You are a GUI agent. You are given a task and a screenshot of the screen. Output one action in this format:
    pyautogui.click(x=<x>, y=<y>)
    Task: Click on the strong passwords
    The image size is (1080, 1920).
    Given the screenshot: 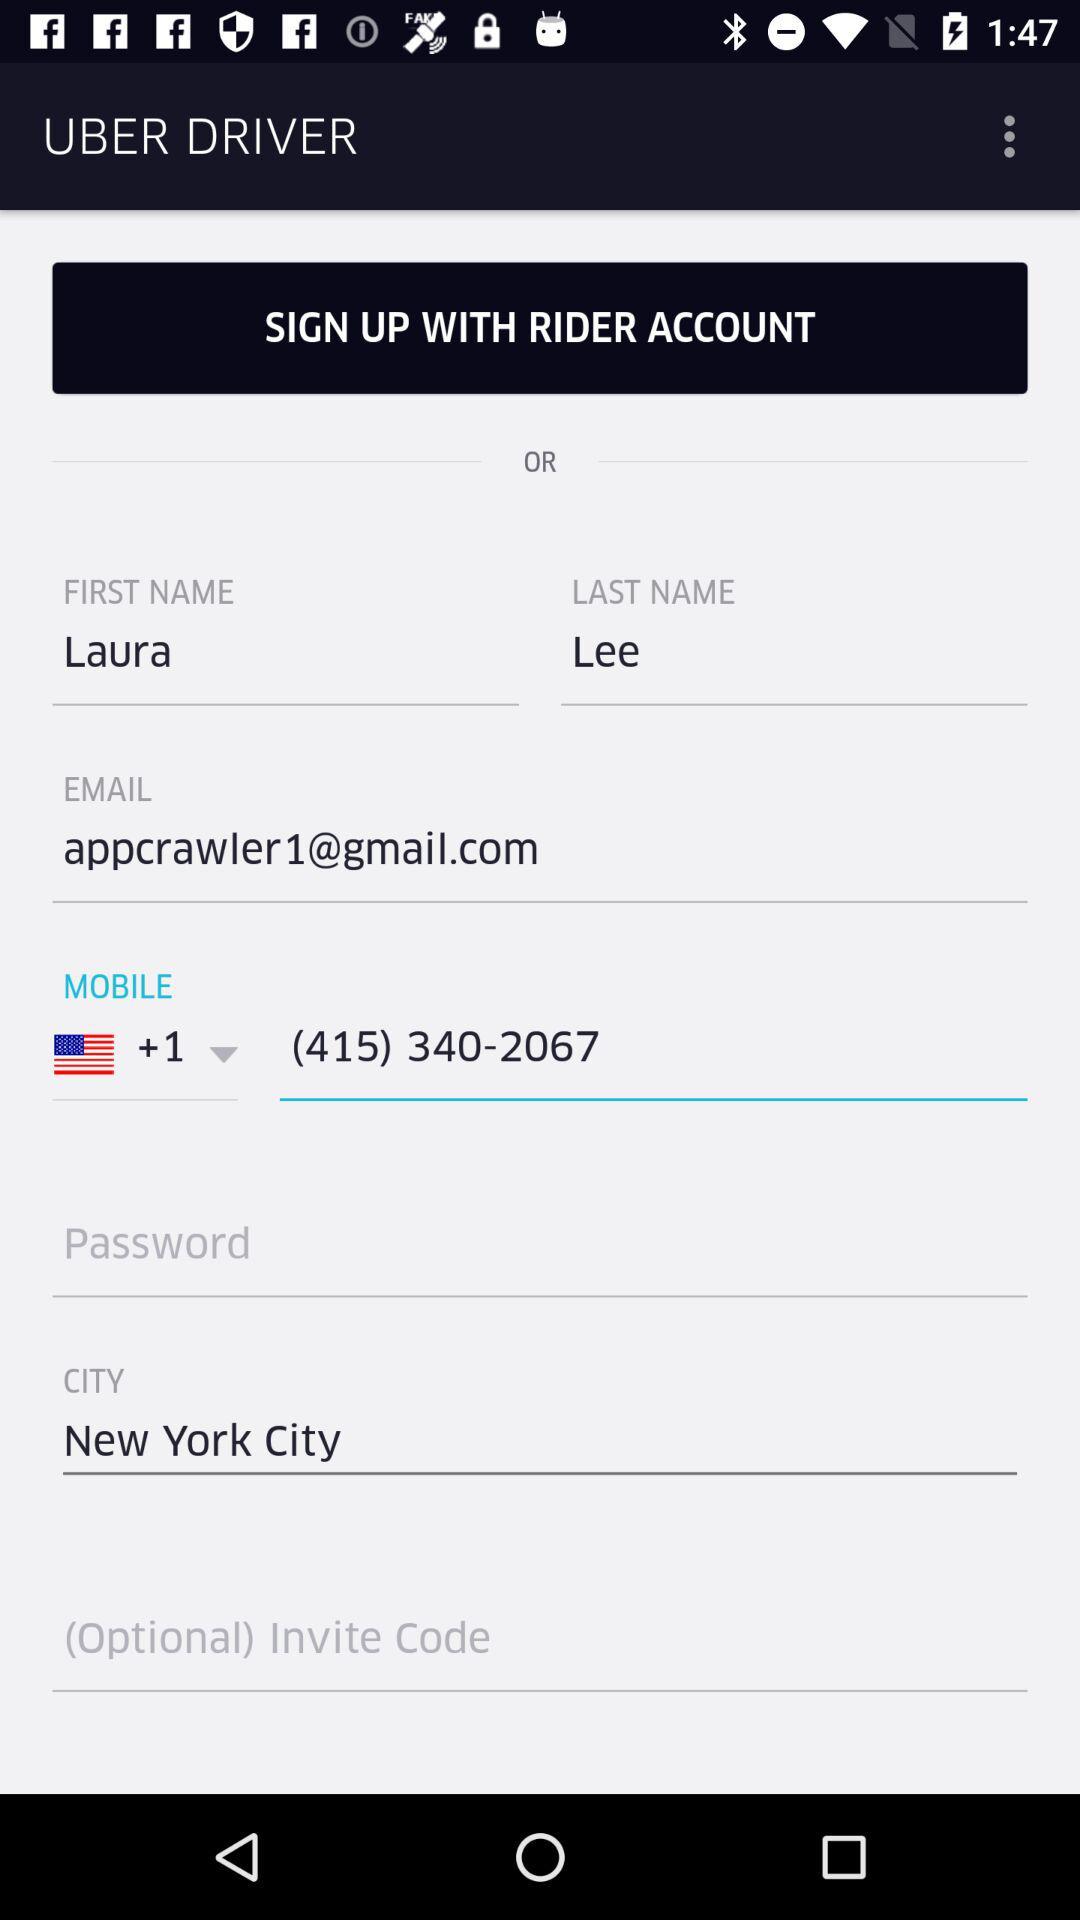 What is the action you would take?
    pyautogui.click(x=540, y=1251)
    